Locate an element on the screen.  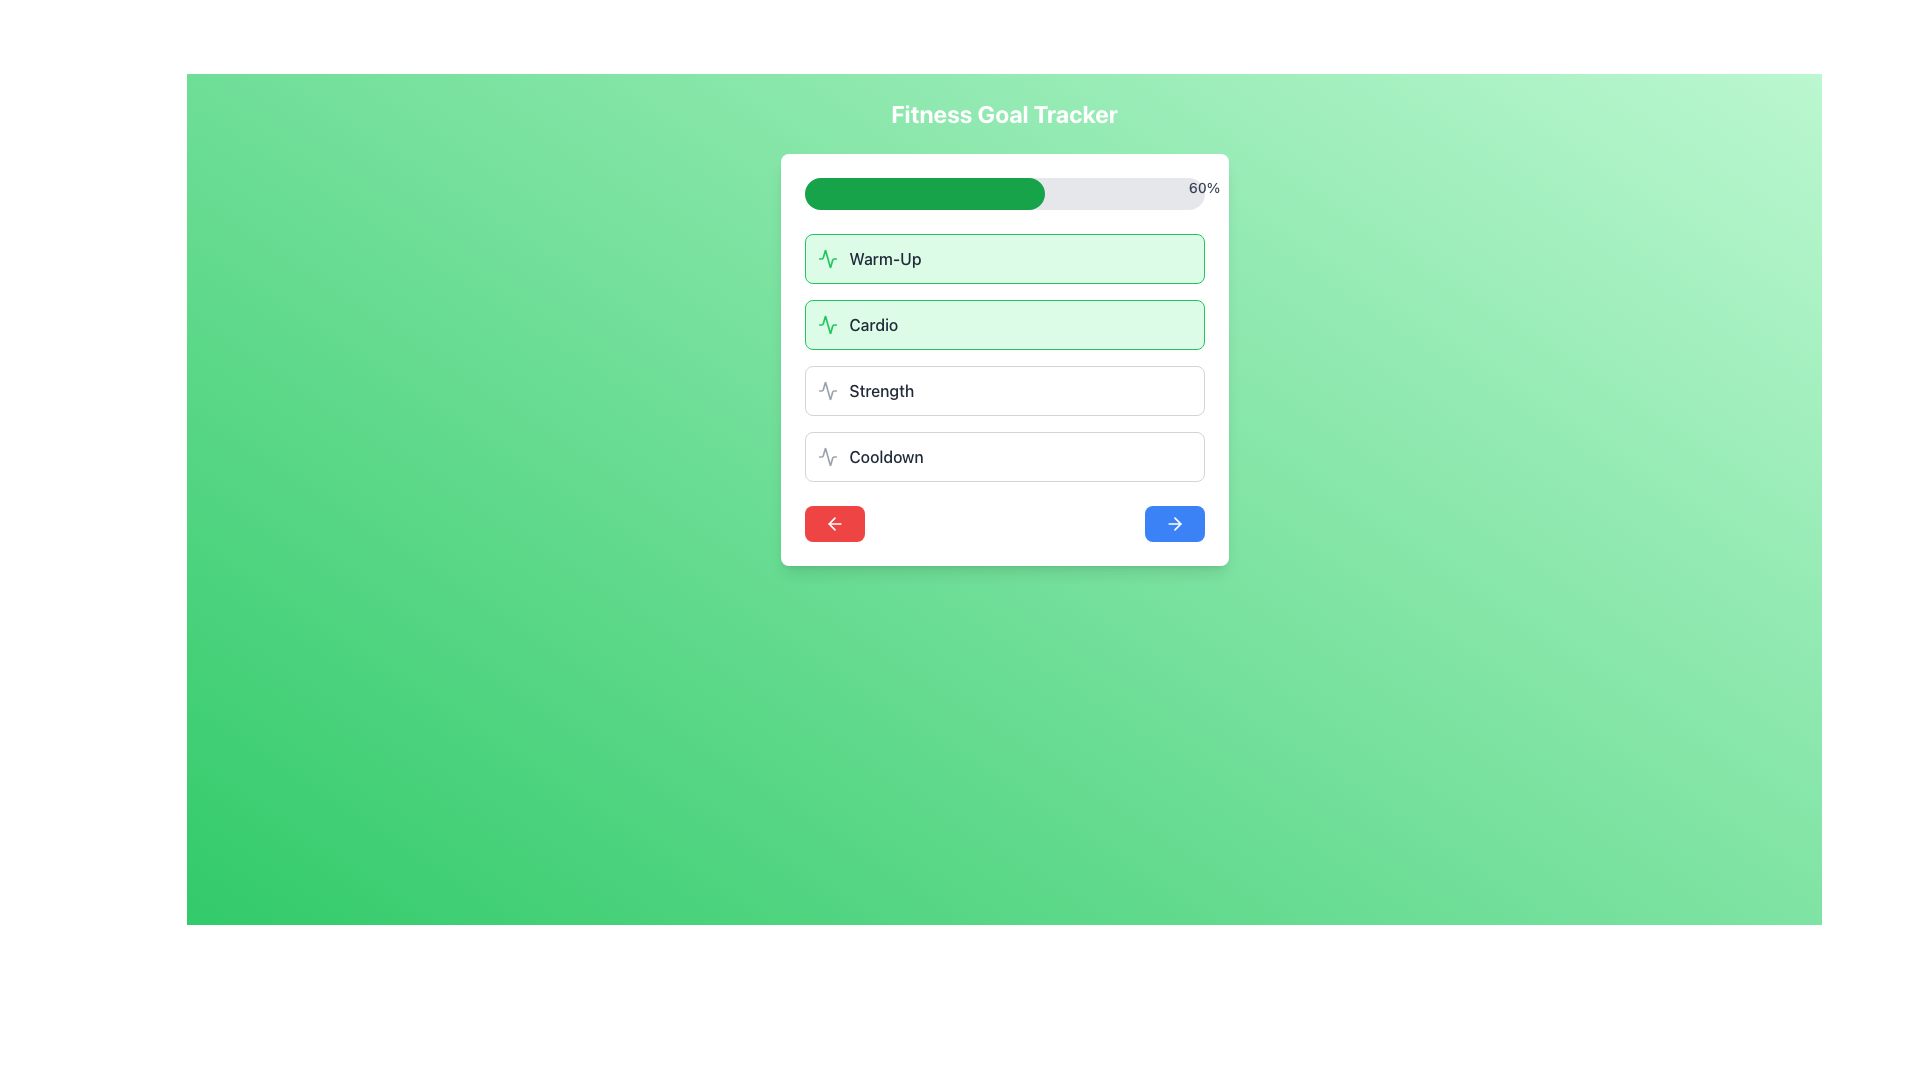
the 'Cardio' list item, which is styled as a button and highlighted with a light green background, located in a vertical list within a card layout is located at coordinates (1004, 357).